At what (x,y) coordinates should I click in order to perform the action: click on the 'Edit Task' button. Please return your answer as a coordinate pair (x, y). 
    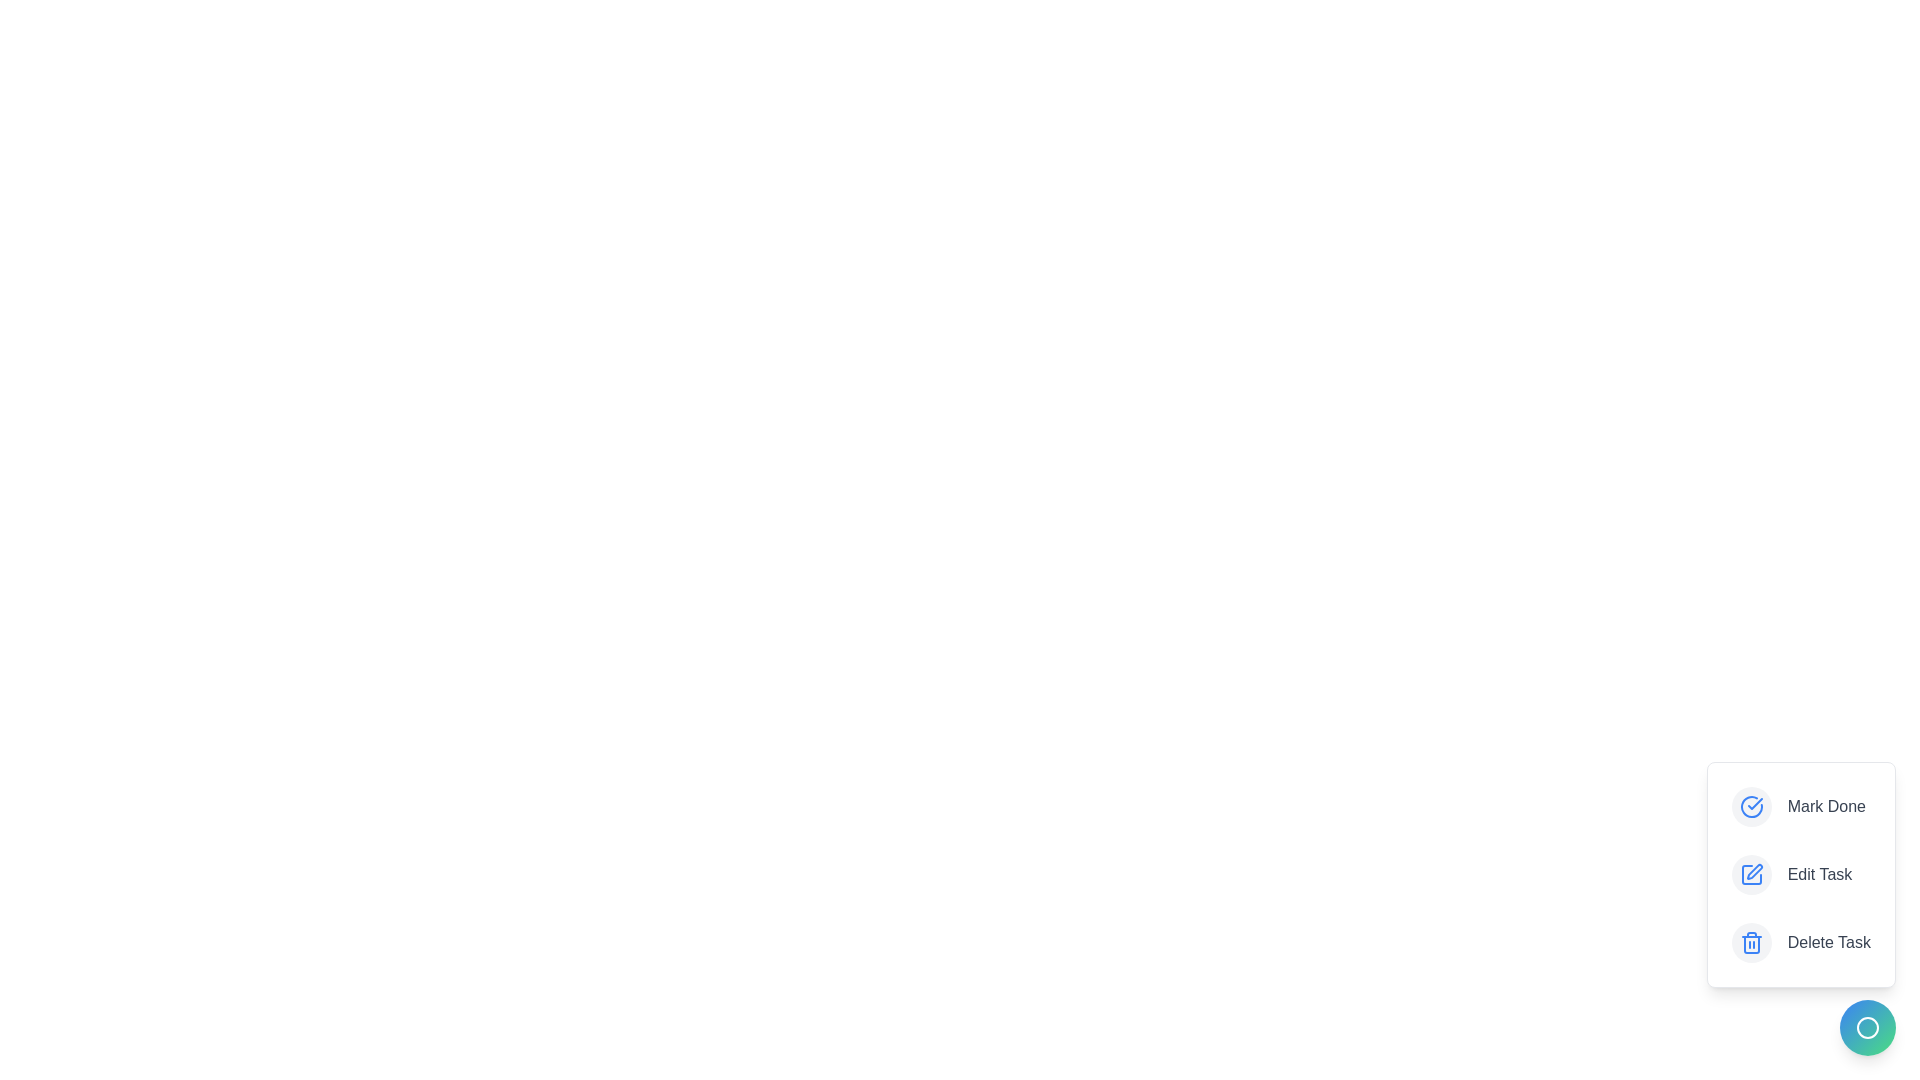
    Looking at the image, I should click on (1800, 874).